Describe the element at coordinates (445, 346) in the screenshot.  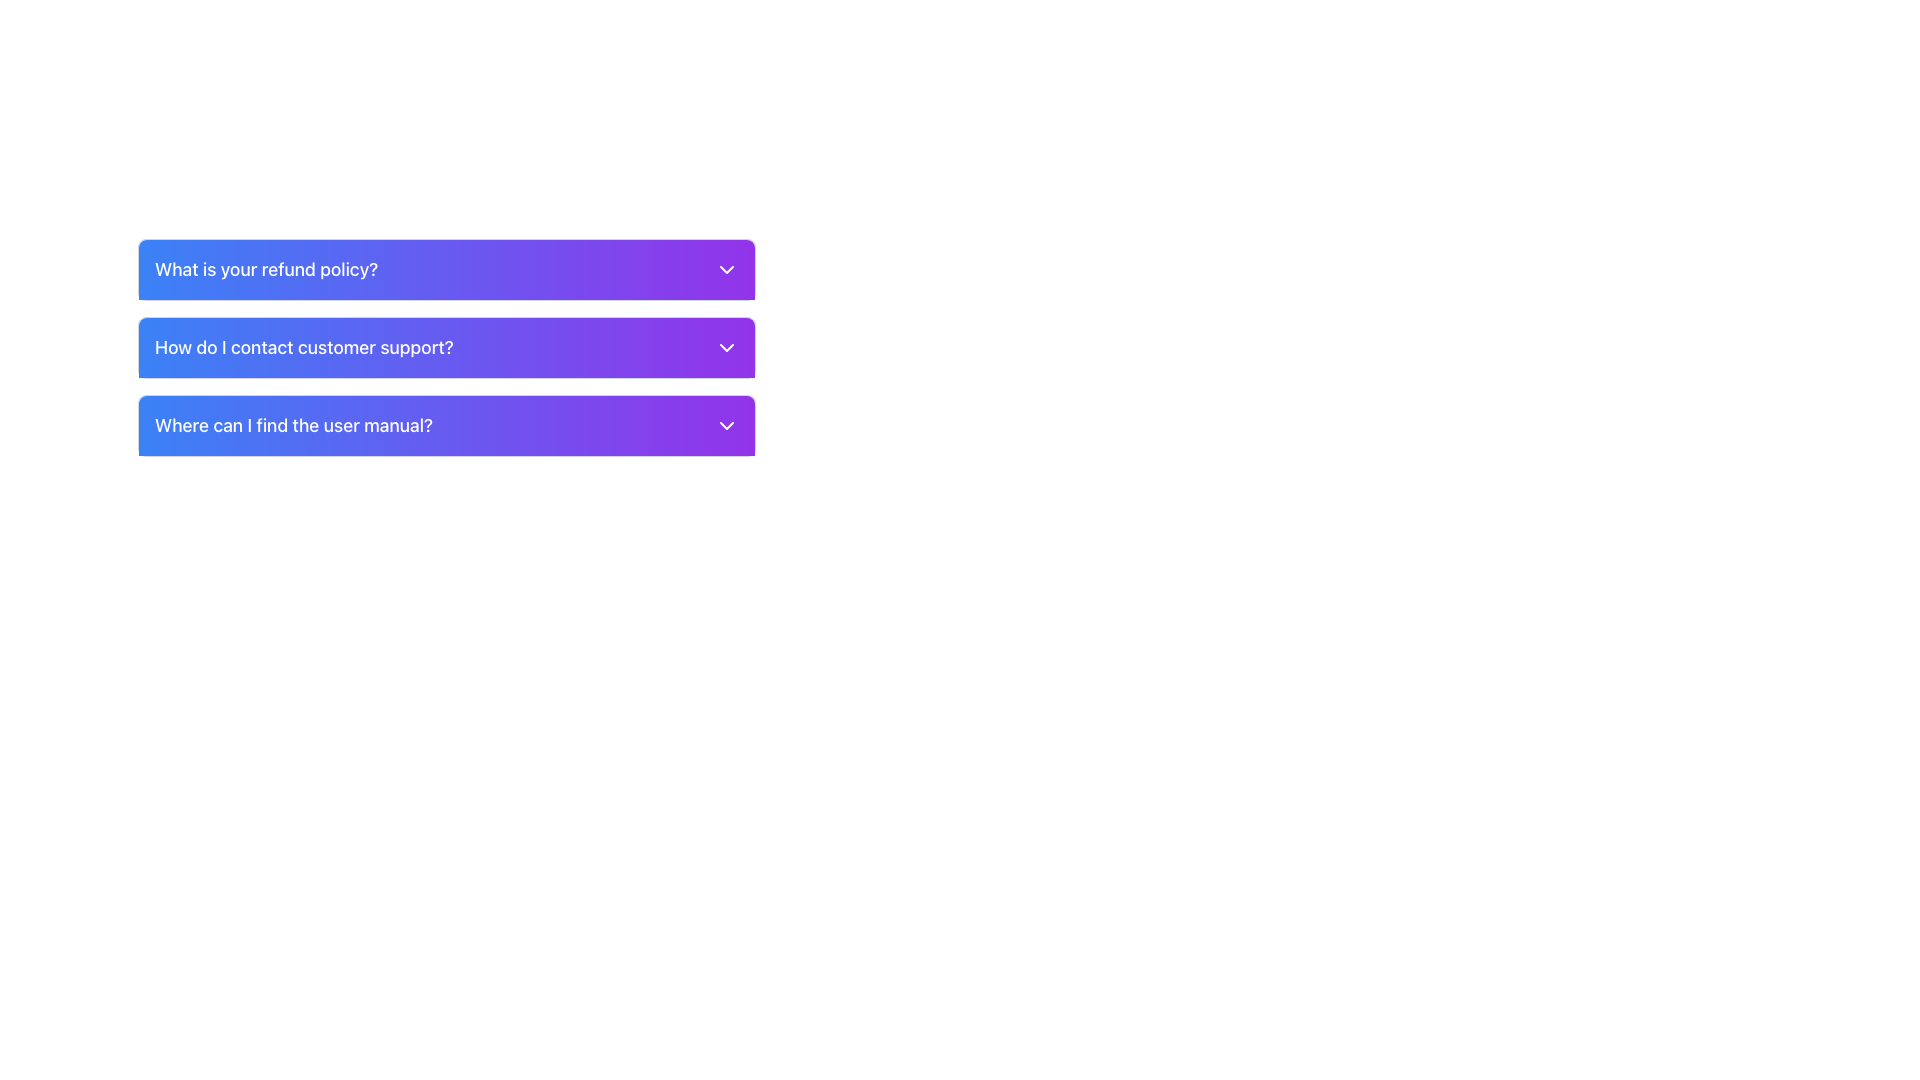
I see `the interactive dropdown header element that contains the text 'How do I contact customer support?' and a chevron-down icon` at that location.